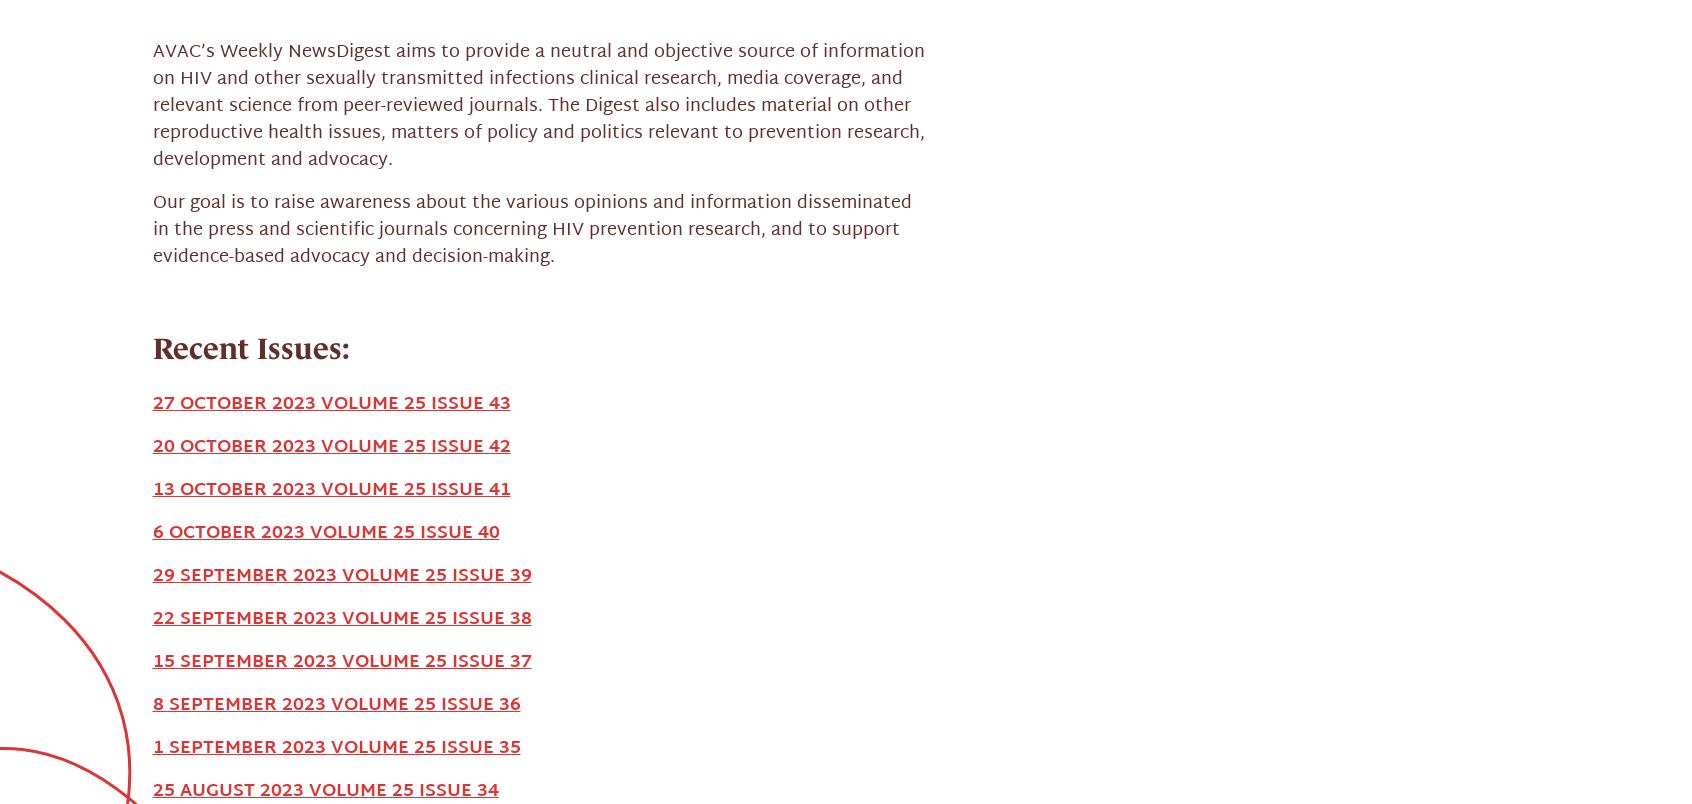 This screenshot has height=804, width=1692. What do you see at coordinates (461, 688) in the screenshot?
I see `'Get updates on new resources, events and news on HIV prevention & global health equity.'` at bounding box center [461, 688].